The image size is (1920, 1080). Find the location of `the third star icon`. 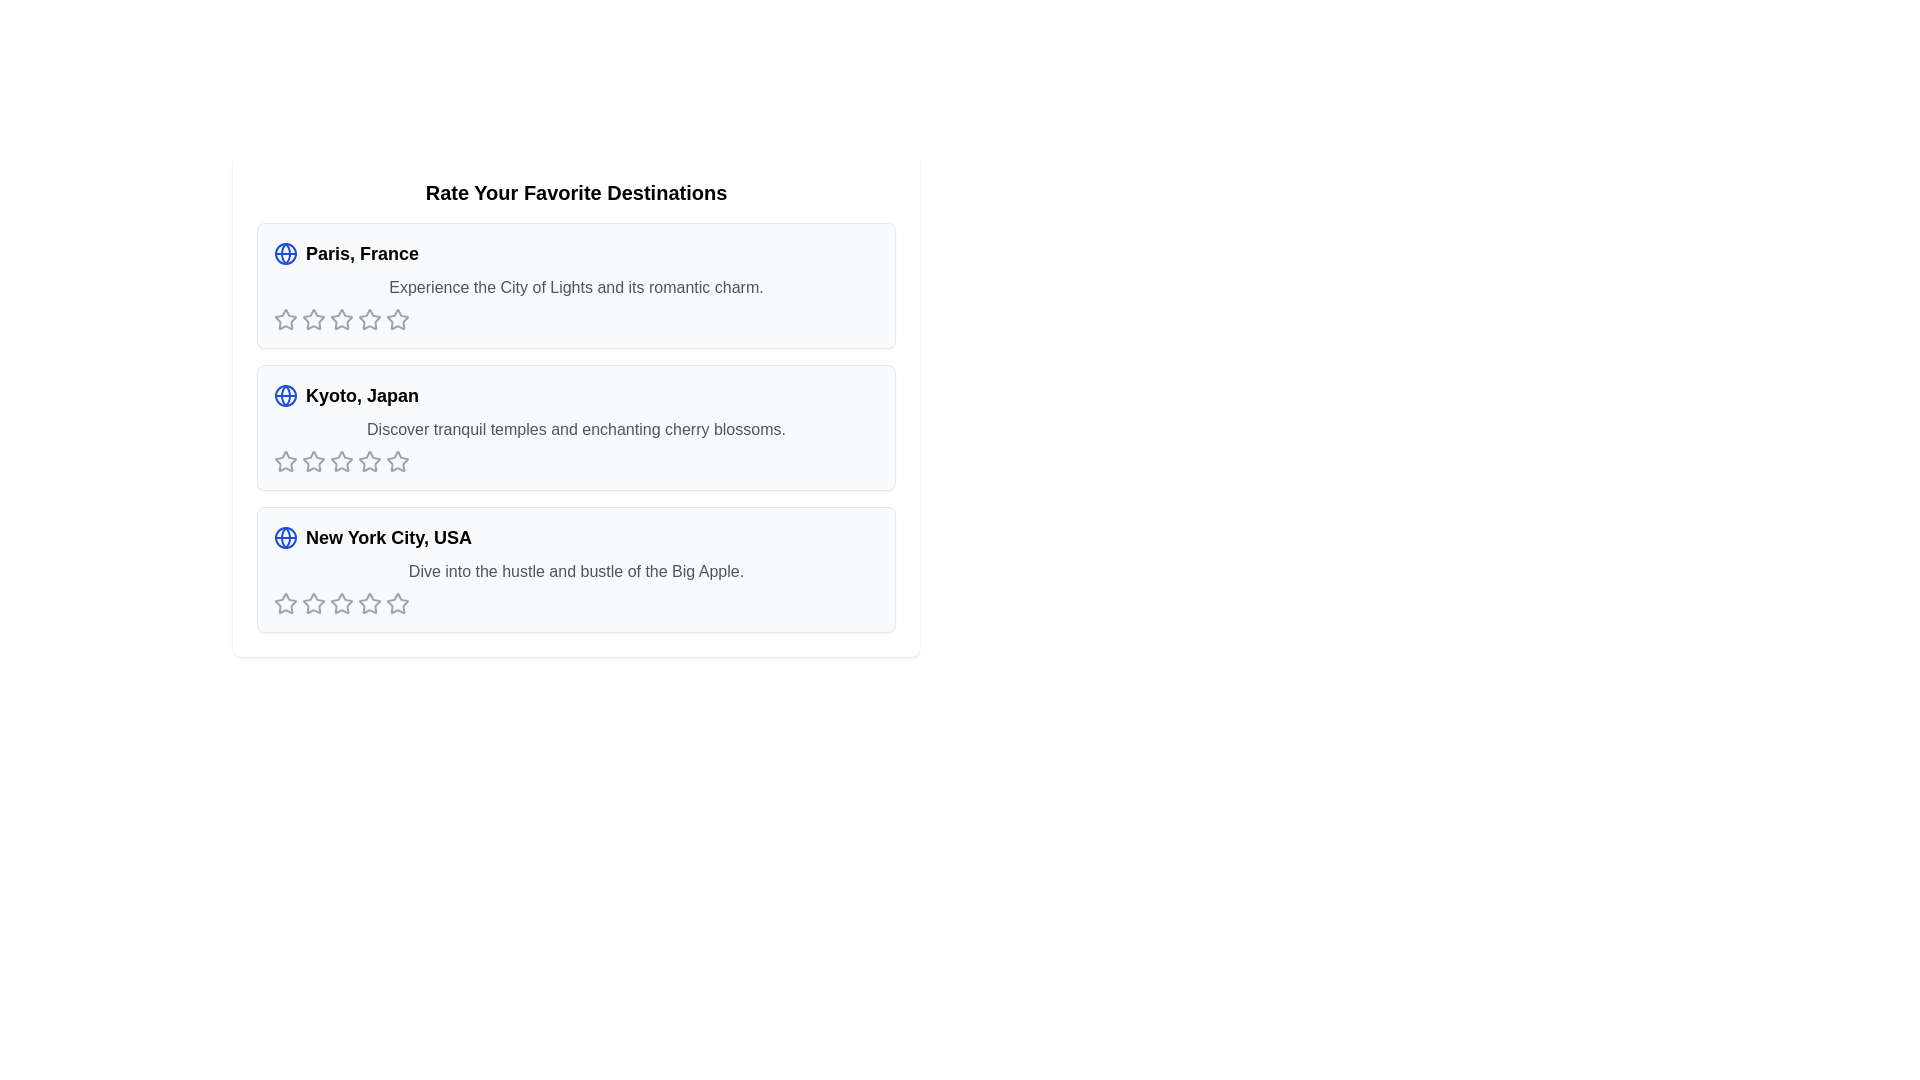

the third star icon is located at coordinates (369, 318).